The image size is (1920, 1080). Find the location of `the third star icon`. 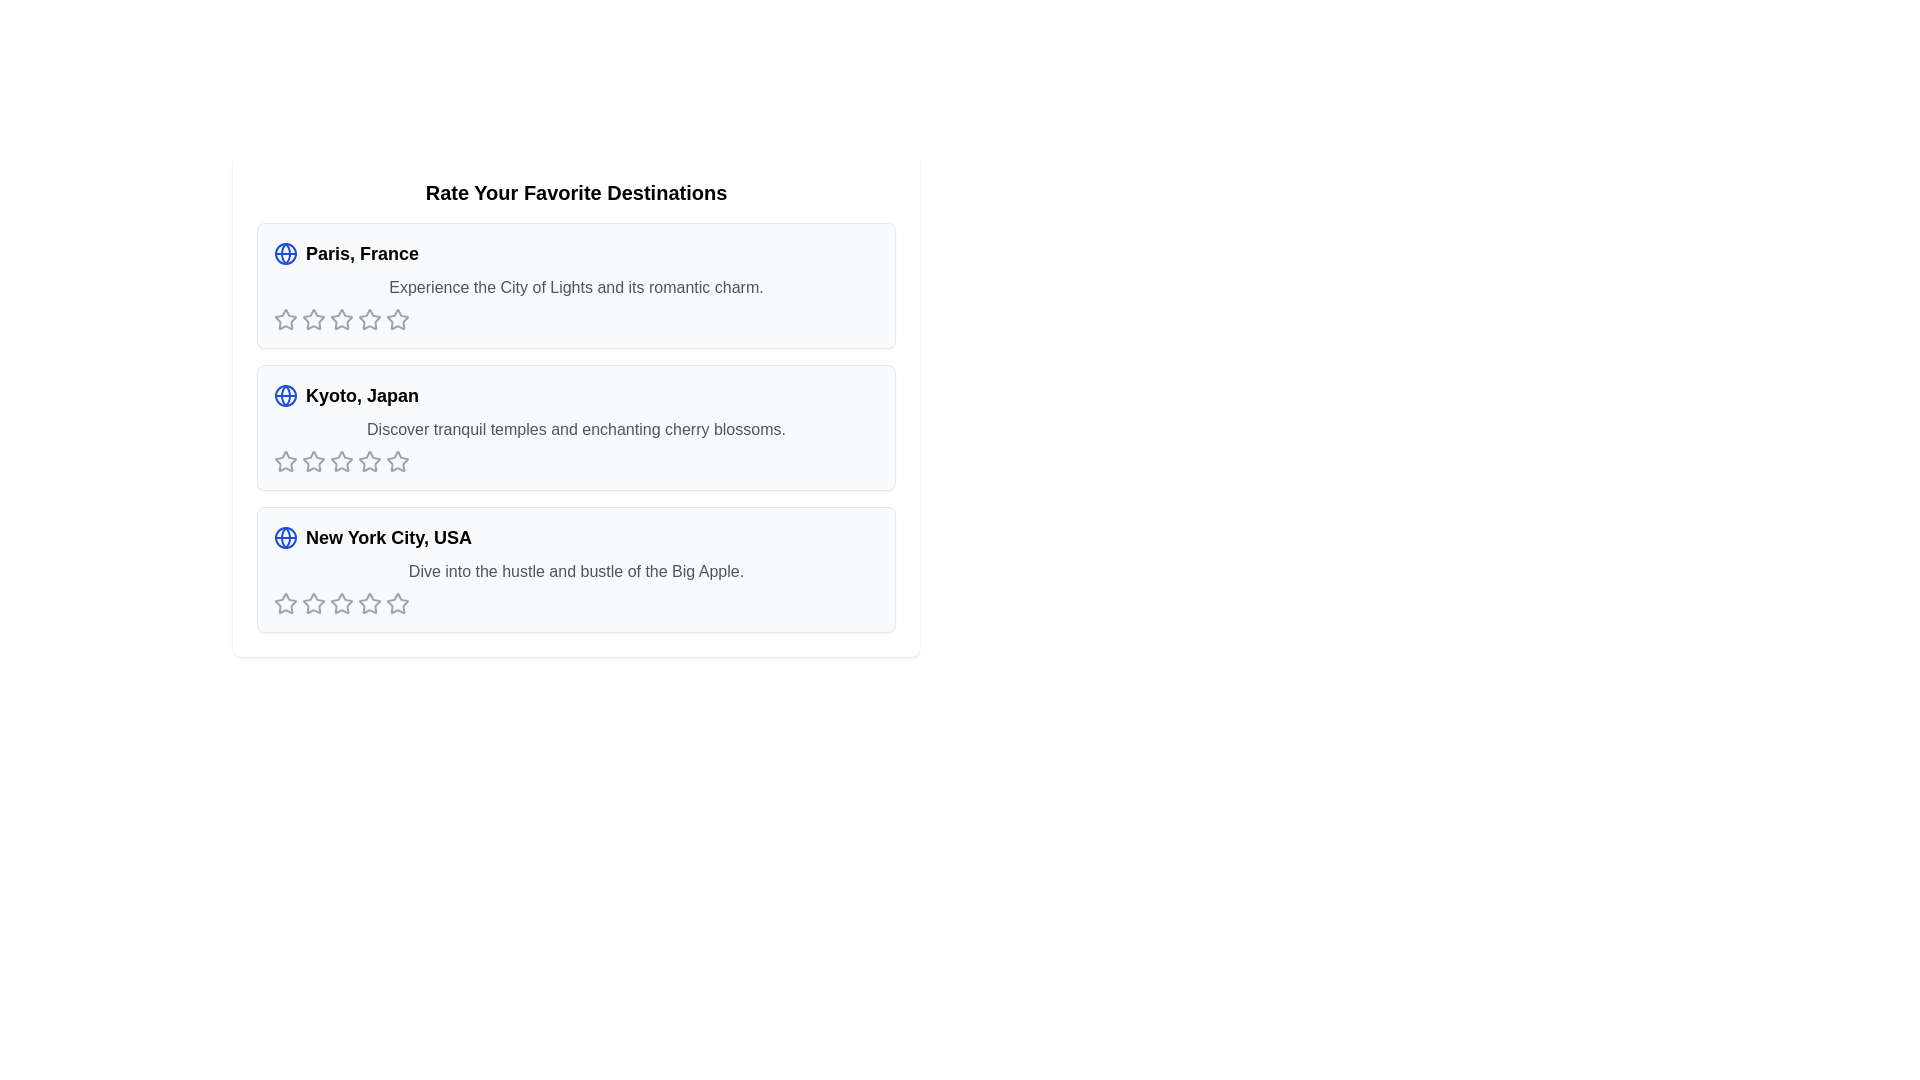

the third star icon is located at coordinates (369, 318).